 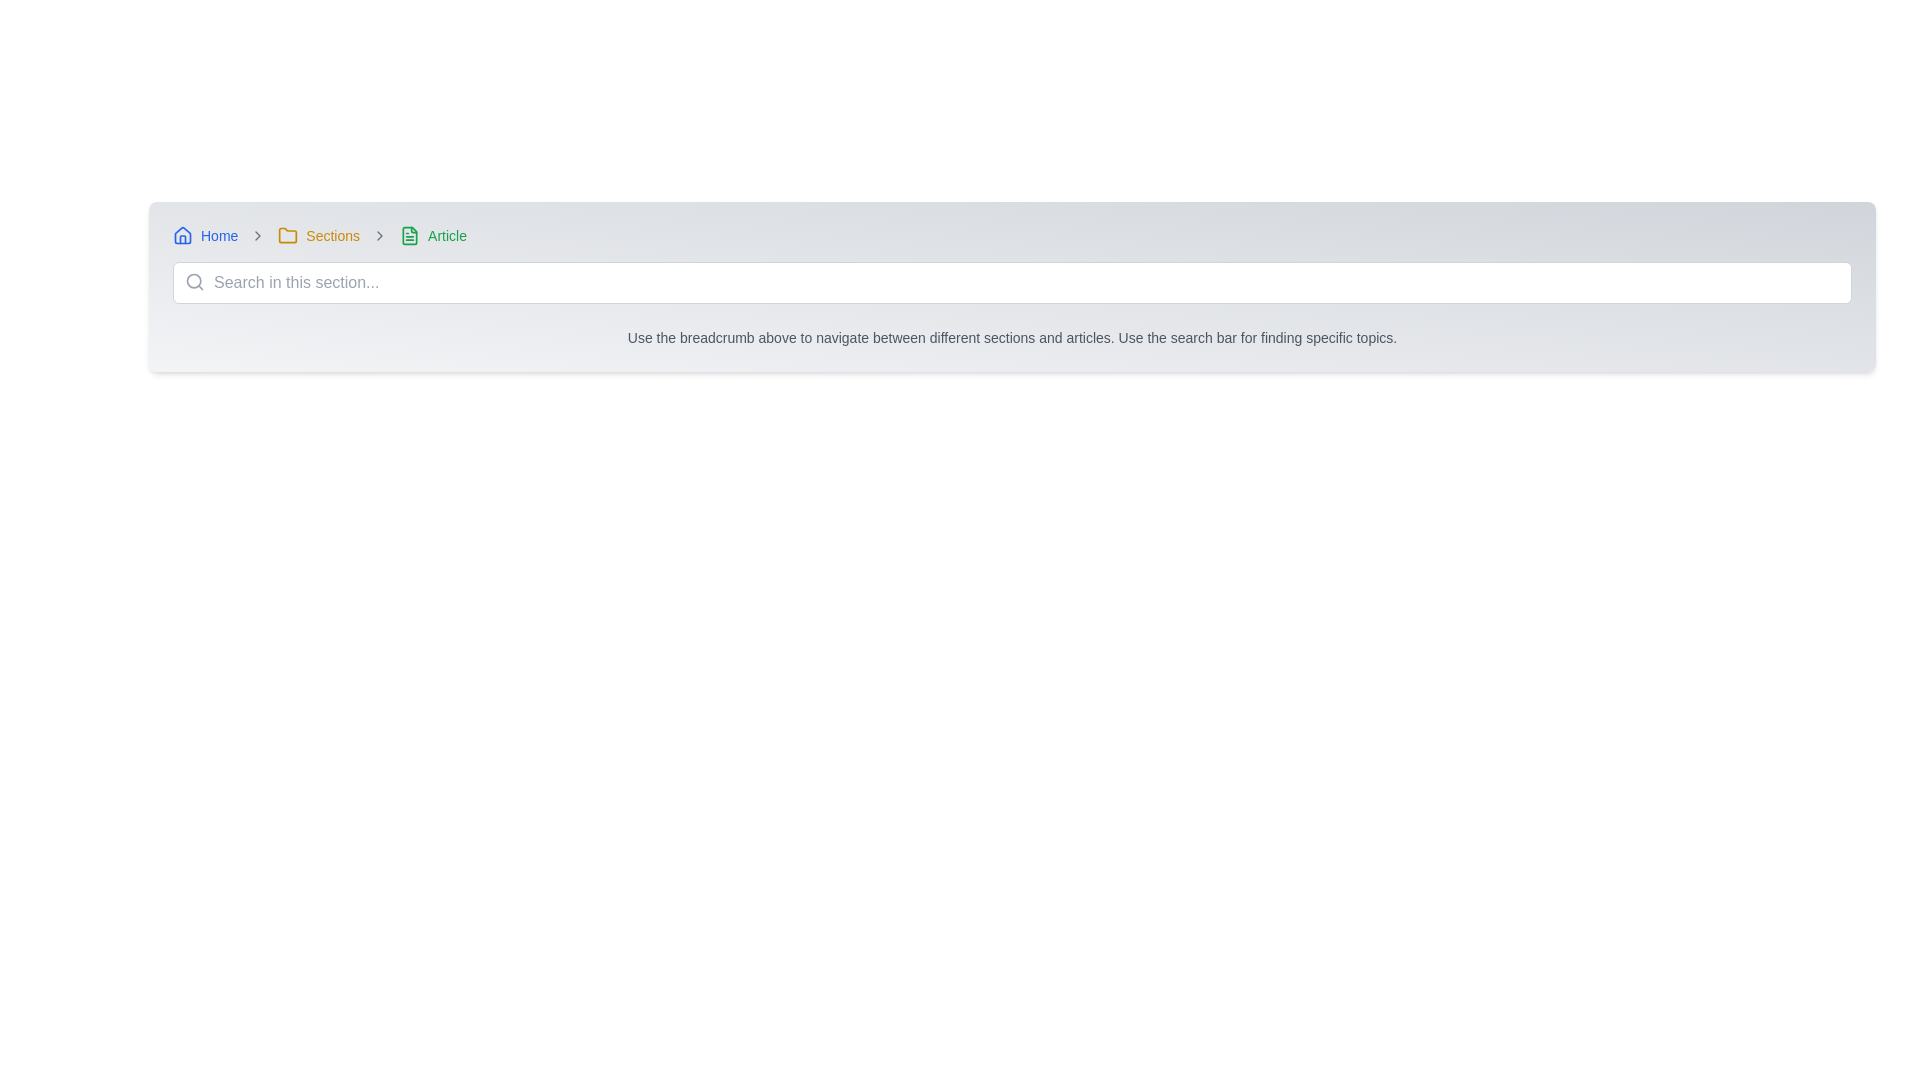 I want to click on the yellow folder icon located in the breadcrumb navigation bar, positioned to the left of the 'Sections' text link, so click(x=287, y=234).